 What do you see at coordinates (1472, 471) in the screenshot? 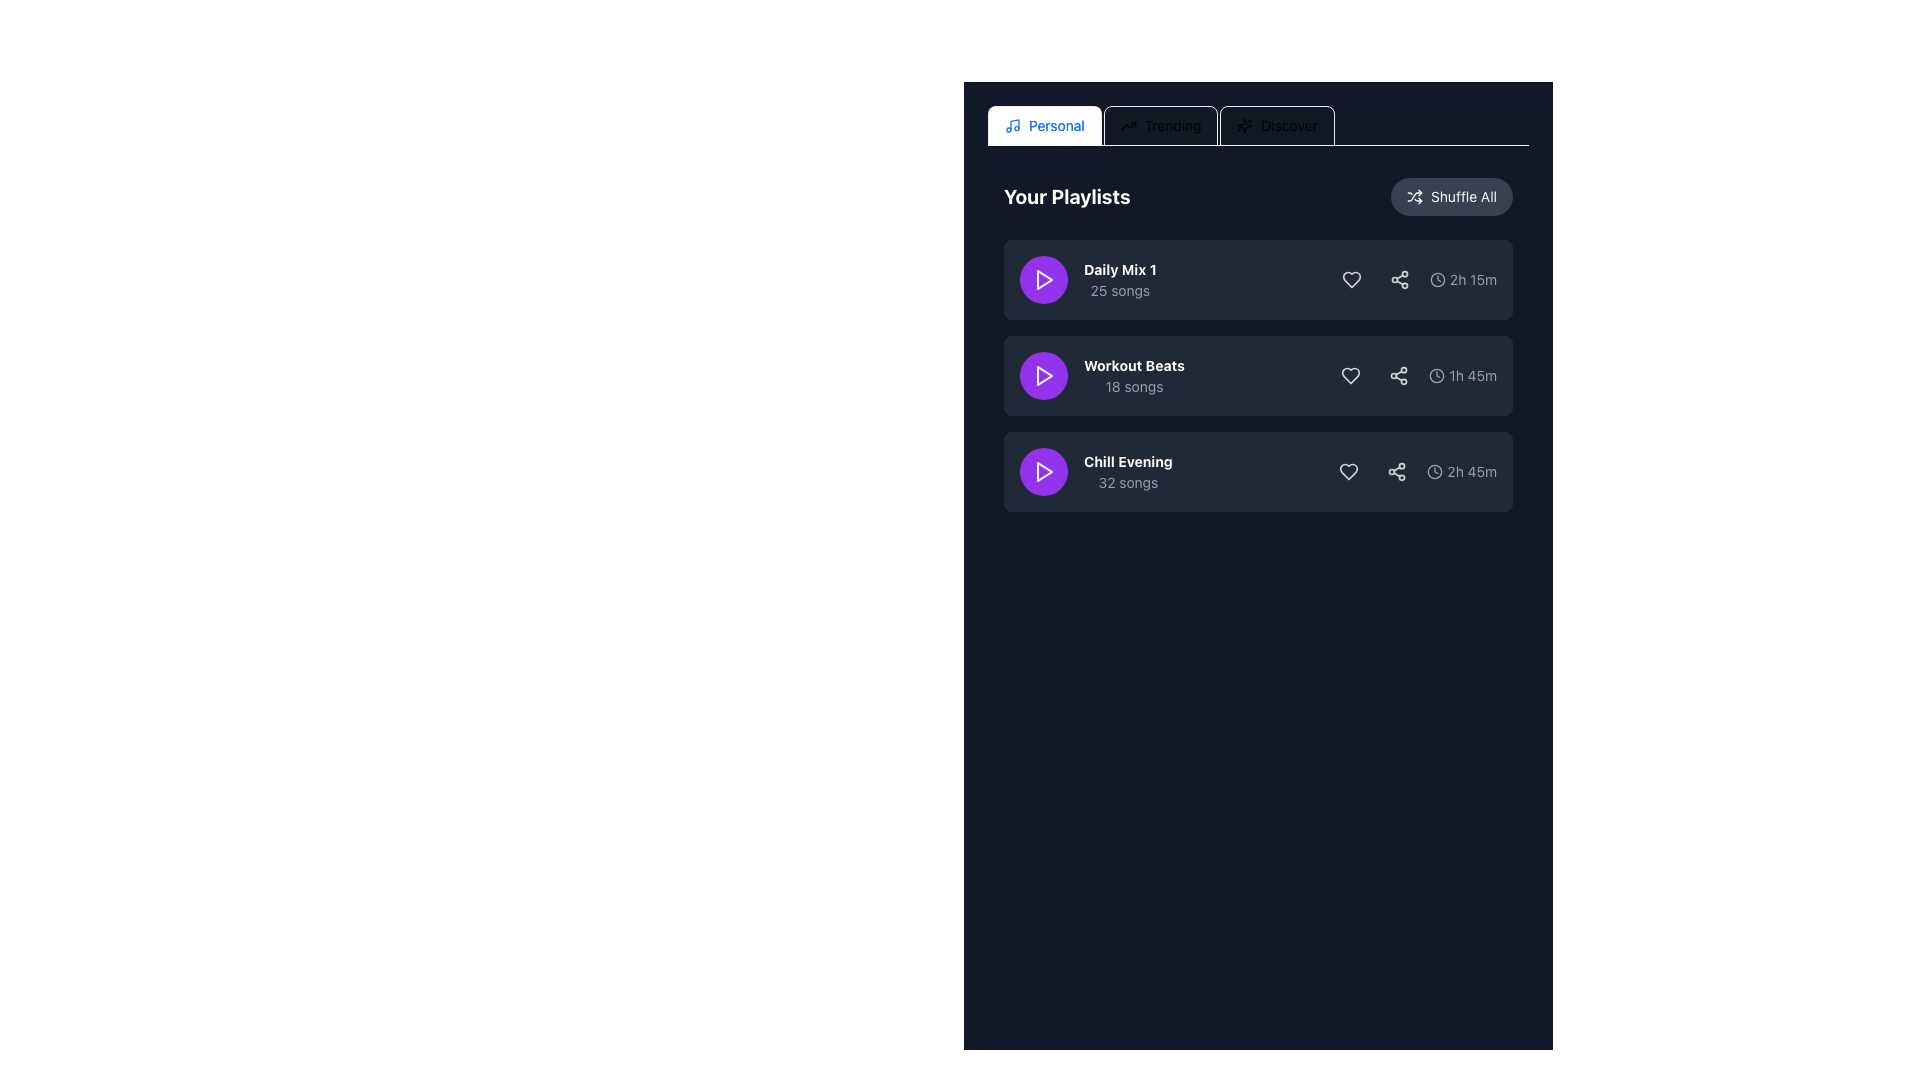
I see `the small light gray text label showing '2h 45m' located next to the clock icon in the lower-right corner of the 'Chill Evening' playlist entry` at bounding box center [1472, 471].